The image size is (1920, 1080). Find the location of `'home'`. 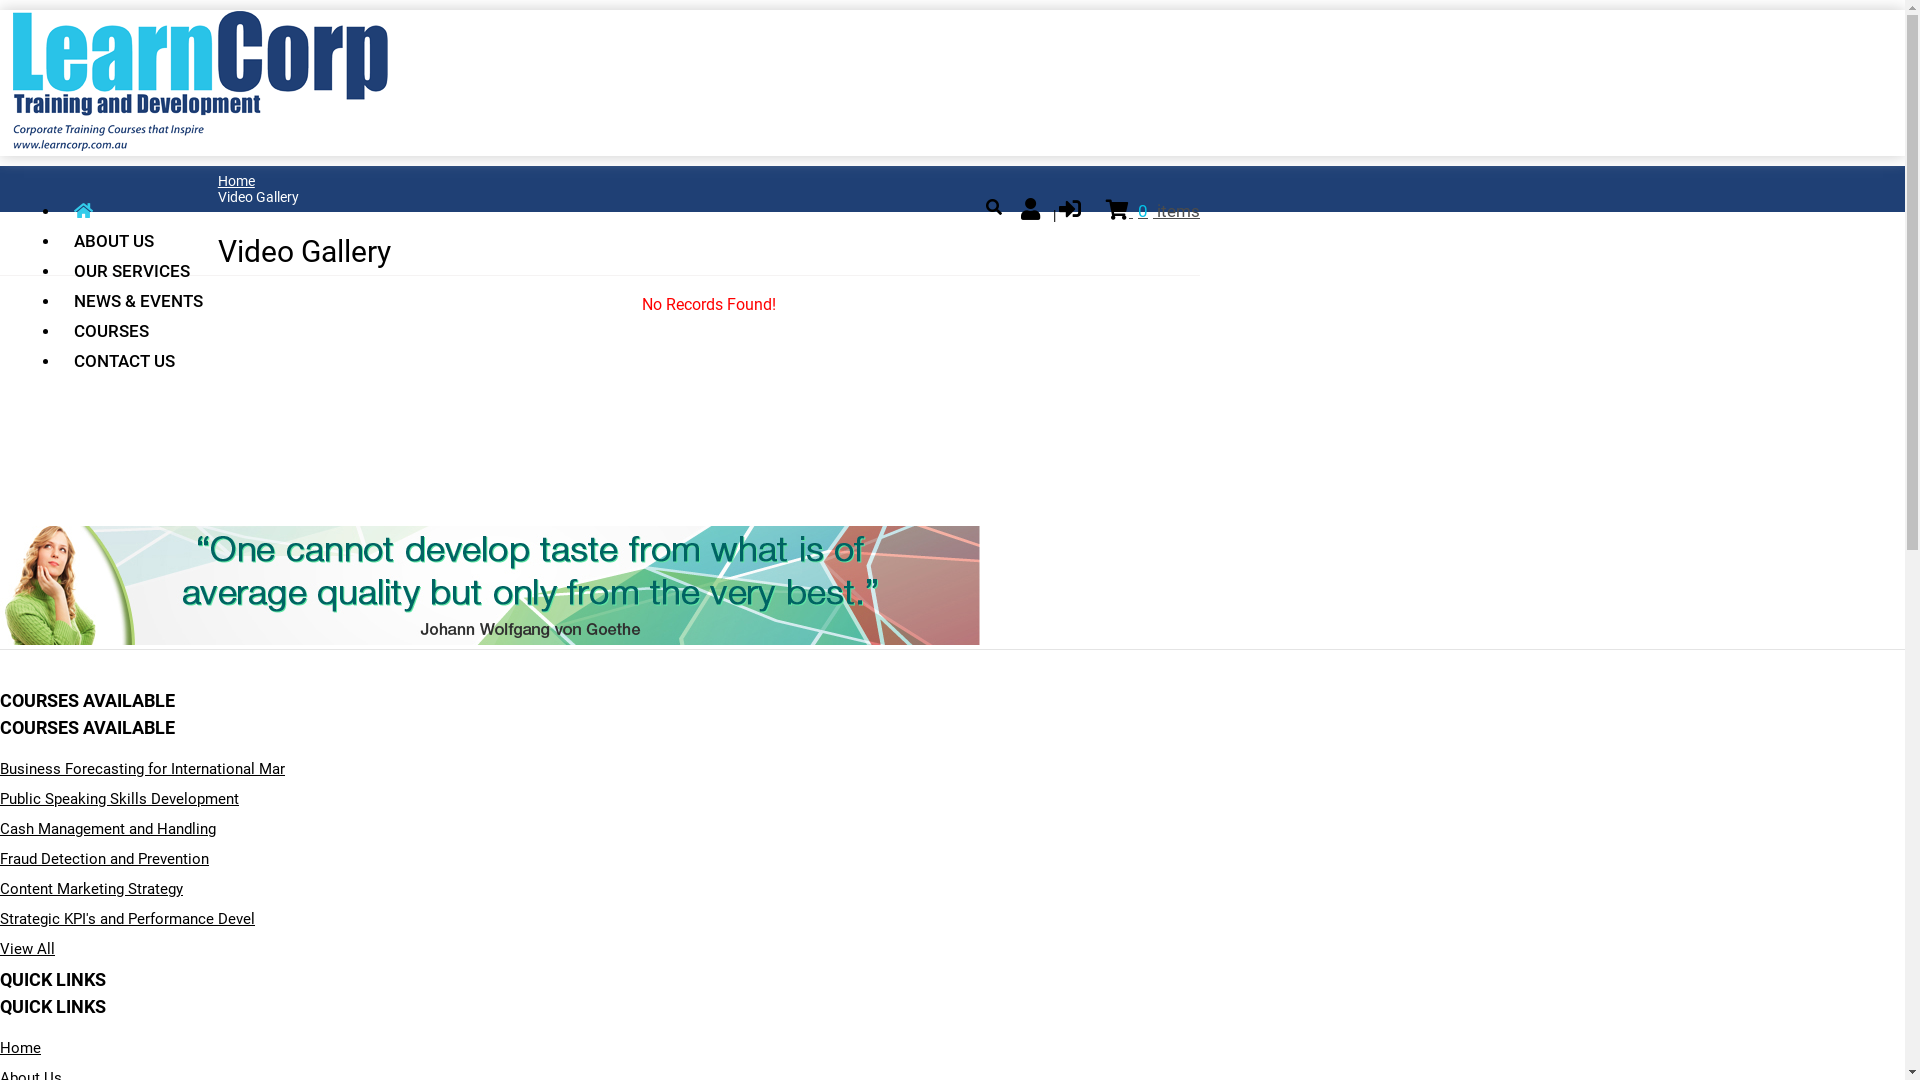

'home' is located at coordinates (138, 211).